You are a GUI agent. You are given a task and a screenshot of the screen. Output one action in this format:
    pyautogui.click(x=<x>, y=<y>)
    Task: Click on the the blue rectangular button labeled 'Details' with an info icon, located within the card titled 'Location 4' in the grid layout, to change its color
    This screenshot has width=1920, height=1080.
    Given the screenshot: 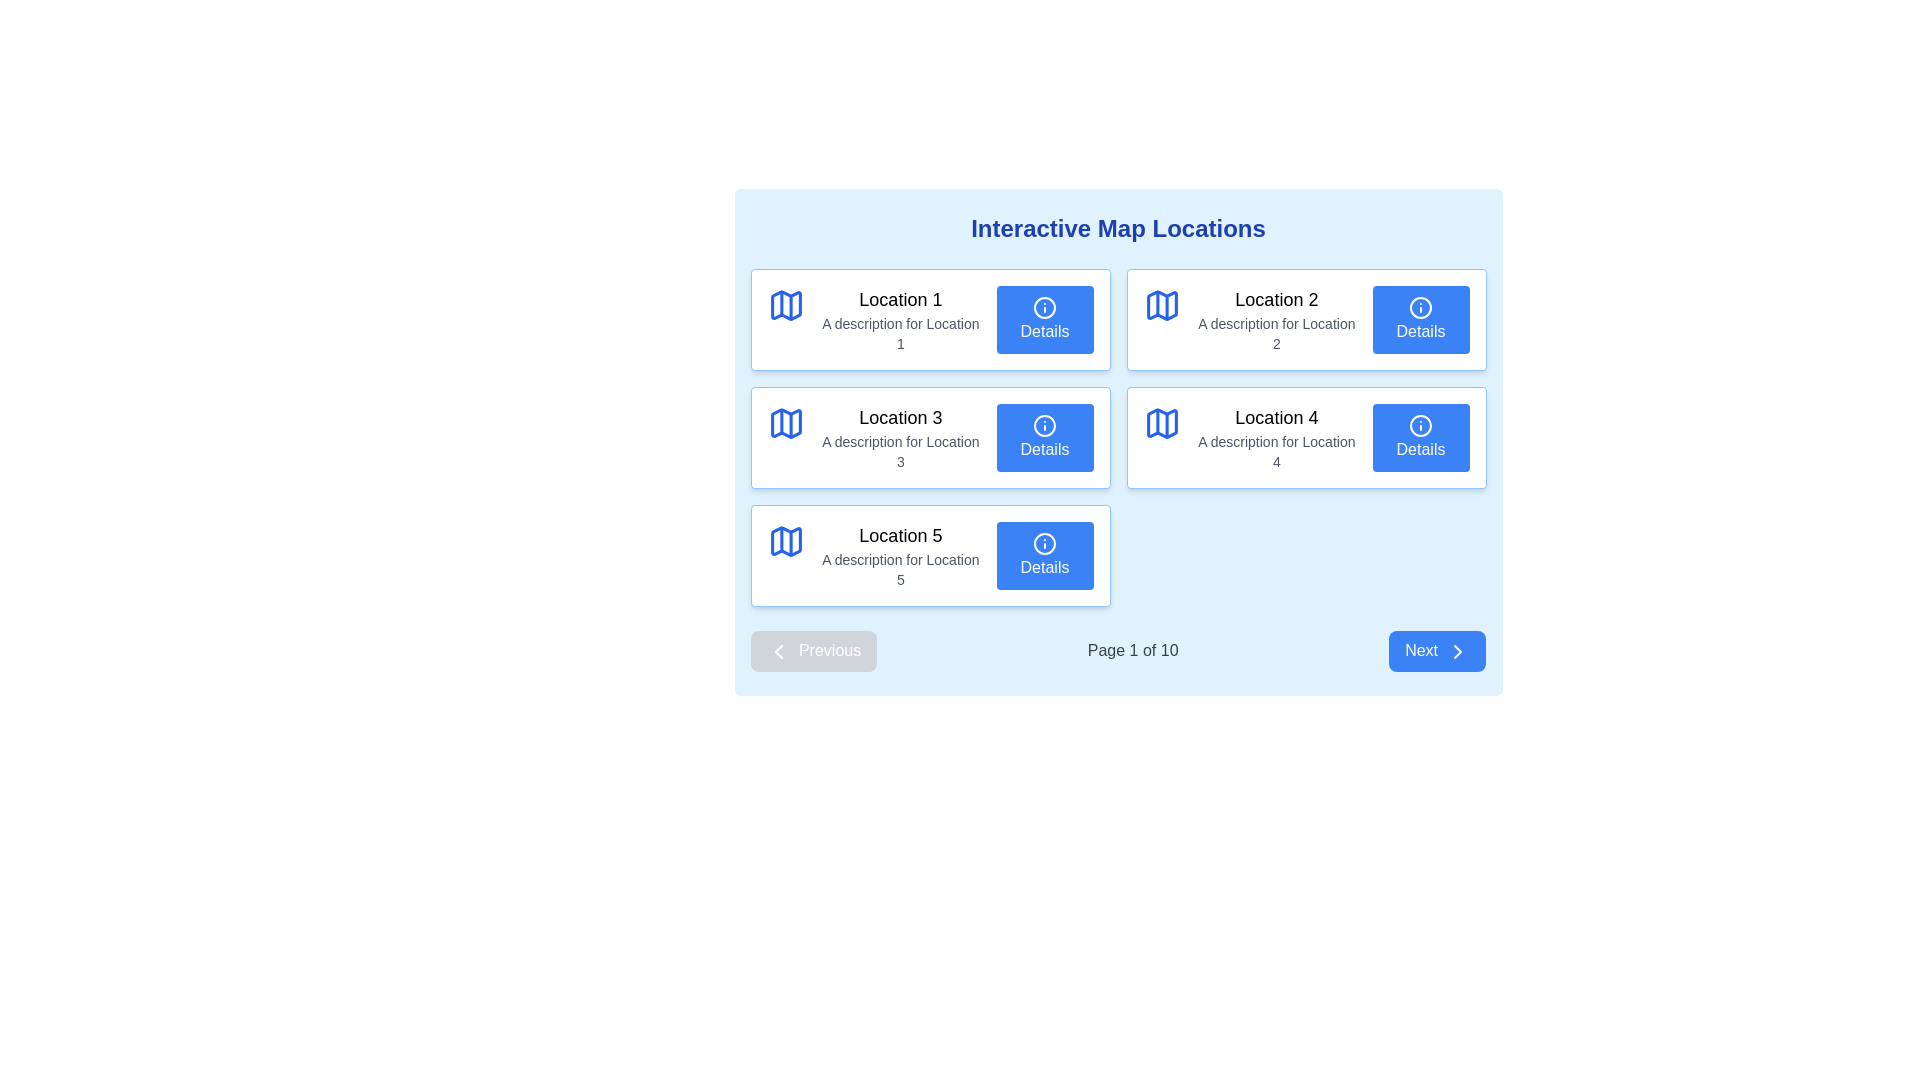 What is the action you would take?
    pyautogui.click(x=1419, y=437)
    